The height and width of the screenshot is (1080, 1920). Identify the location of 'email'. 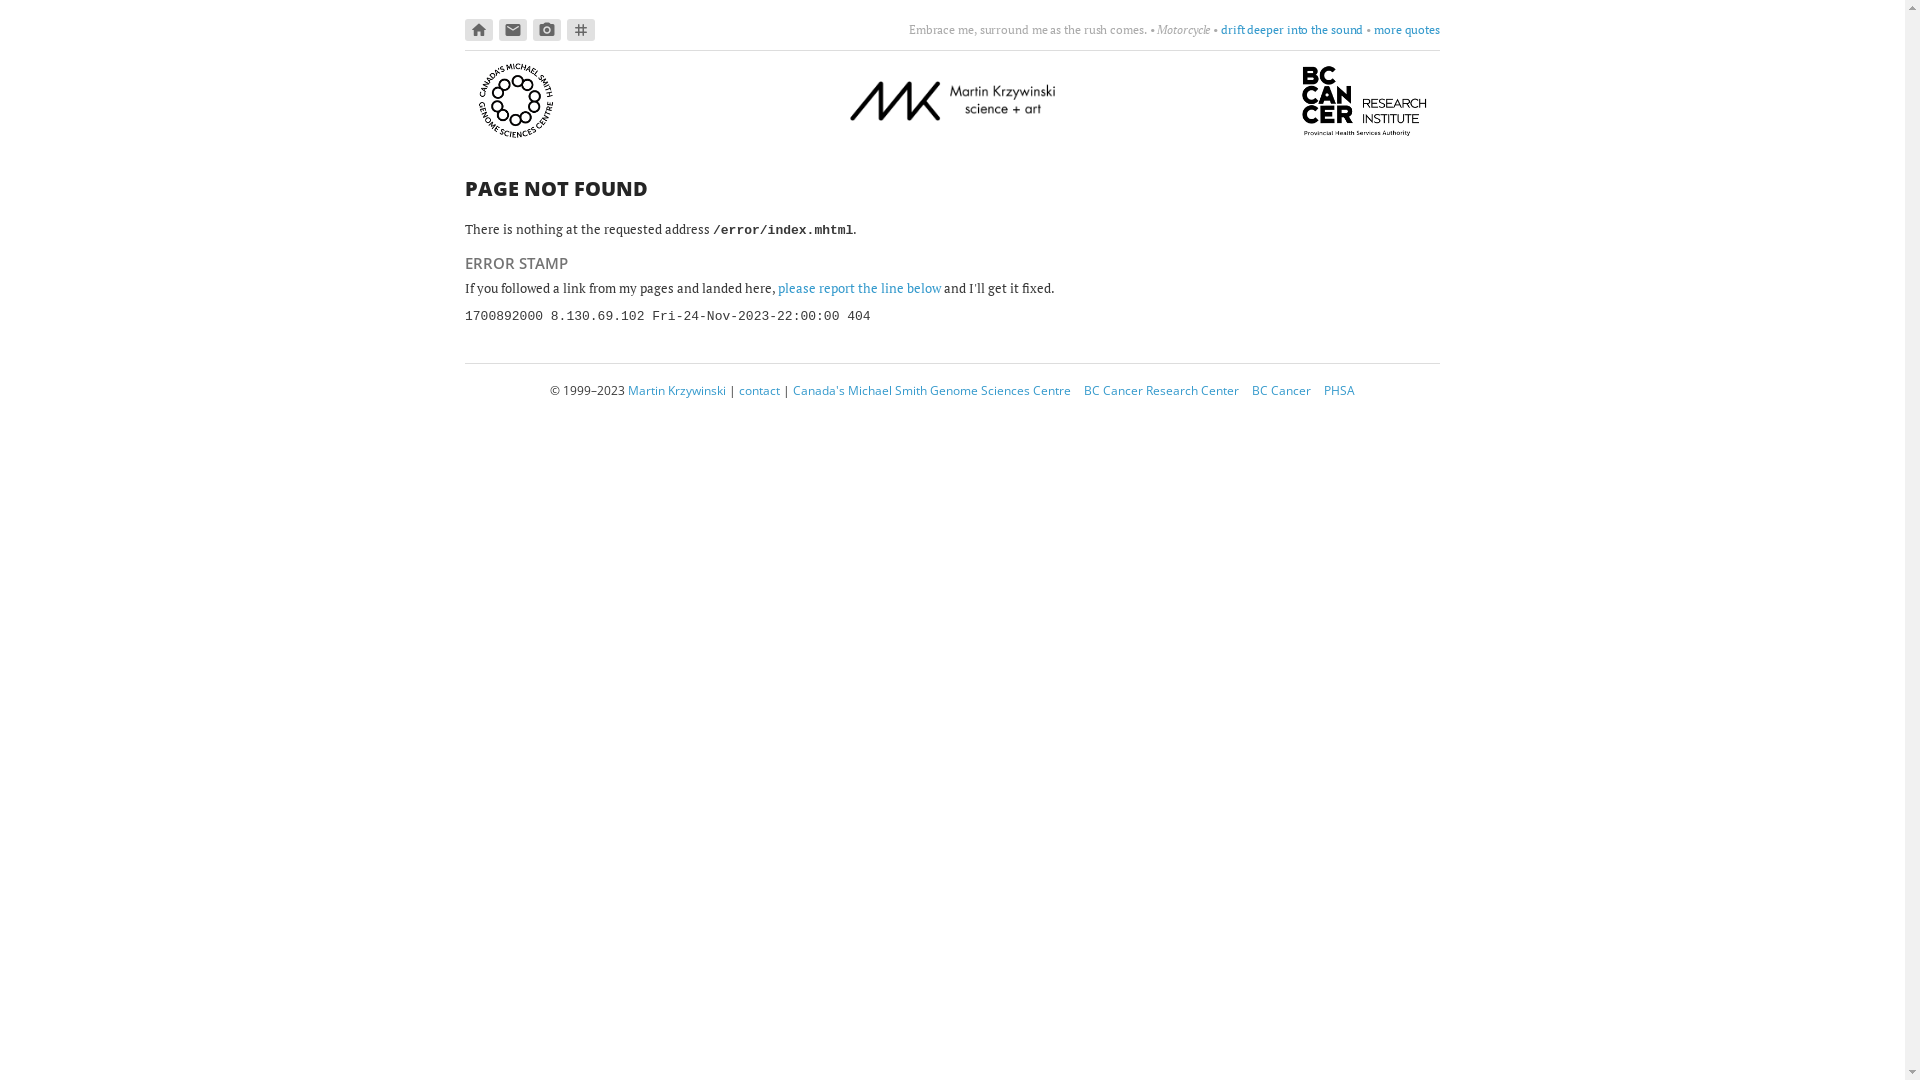
(513, 30).